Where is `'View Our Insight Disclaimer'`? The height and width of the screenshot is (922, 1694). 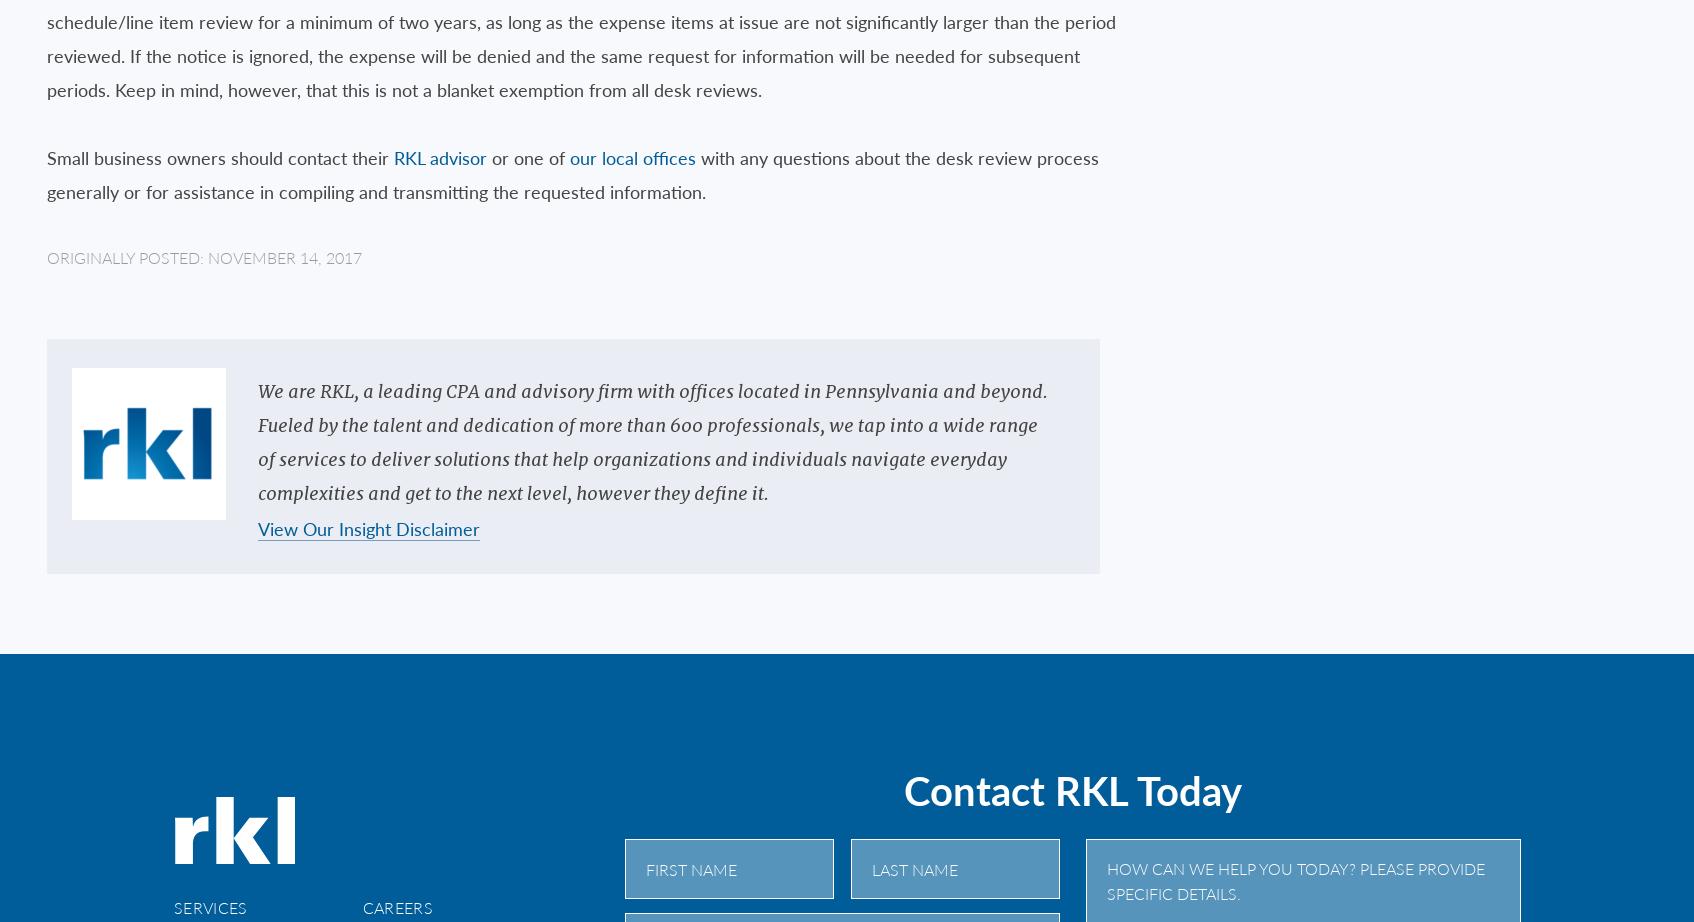
'View Our Insight Disclaimer' is located at coordinates (256, 527).